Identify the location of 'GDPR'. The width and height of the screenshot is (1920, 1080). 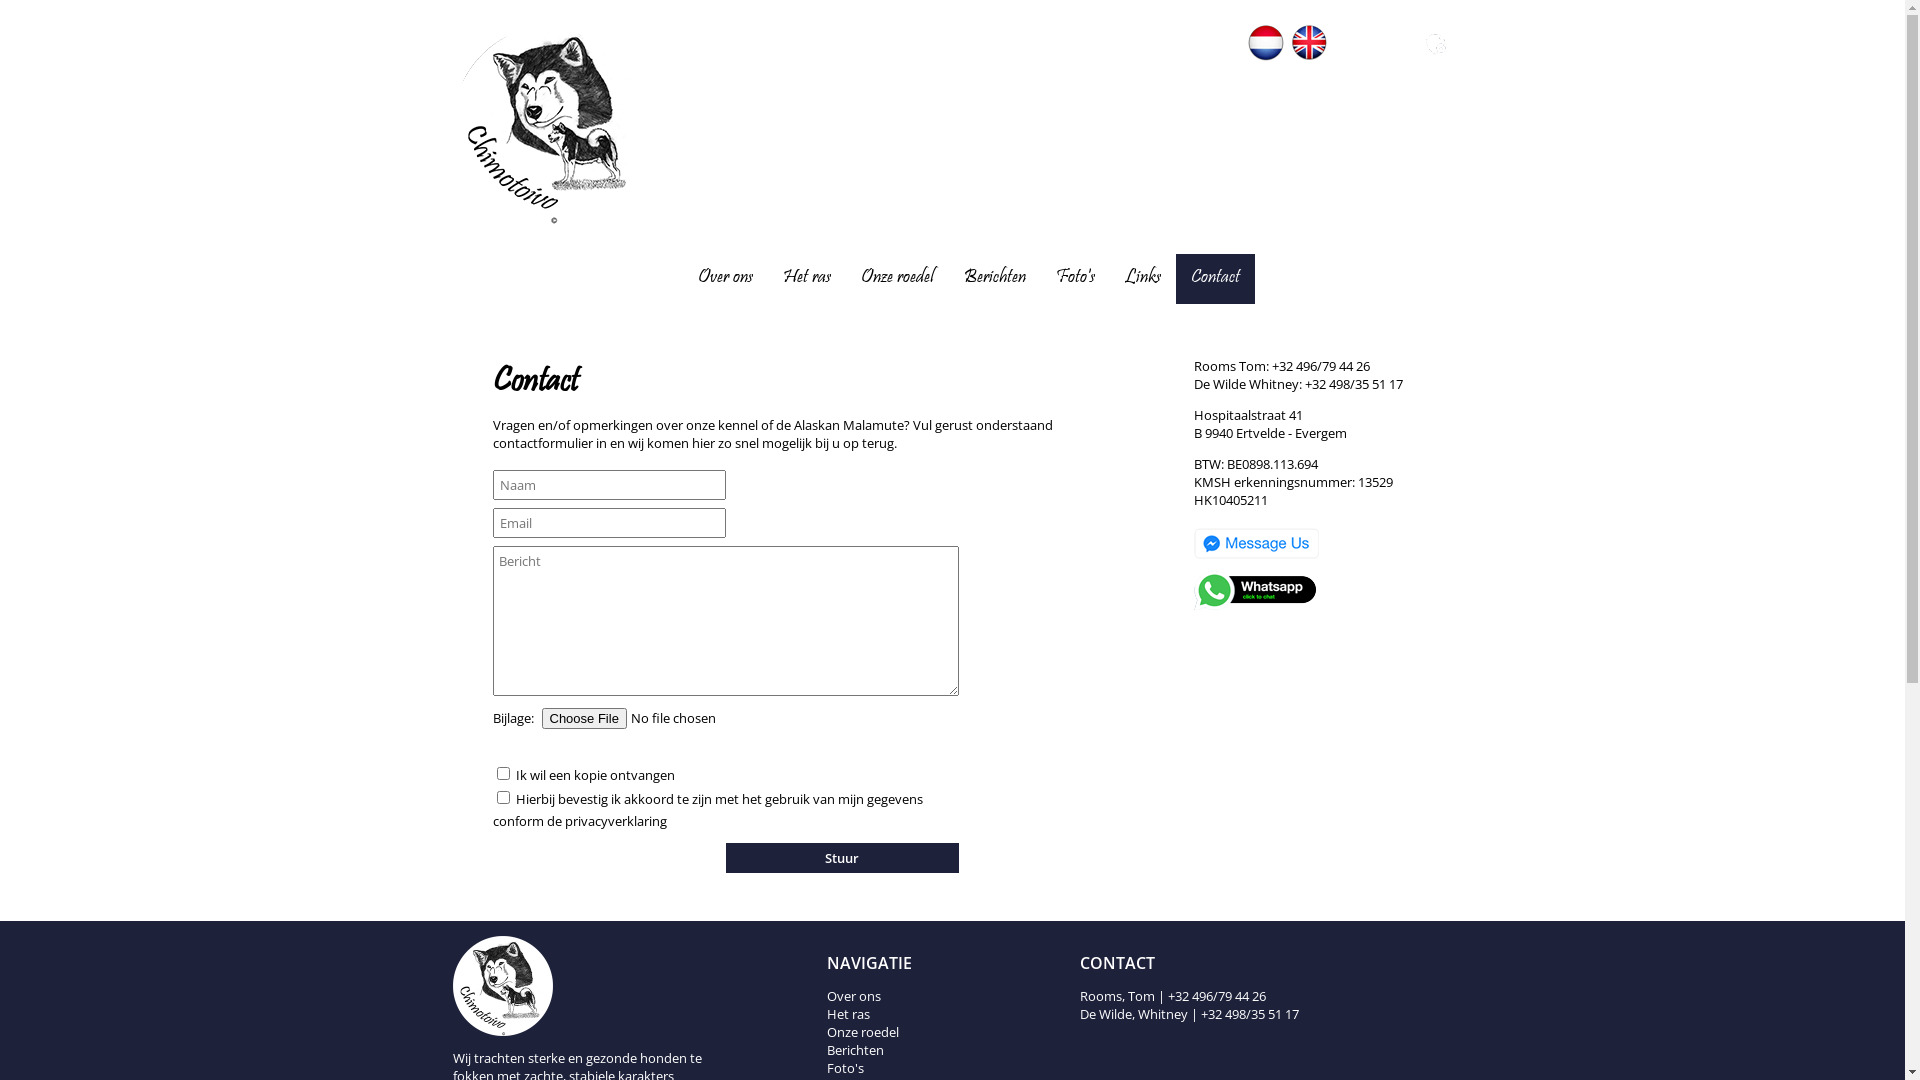
(1434, 43).